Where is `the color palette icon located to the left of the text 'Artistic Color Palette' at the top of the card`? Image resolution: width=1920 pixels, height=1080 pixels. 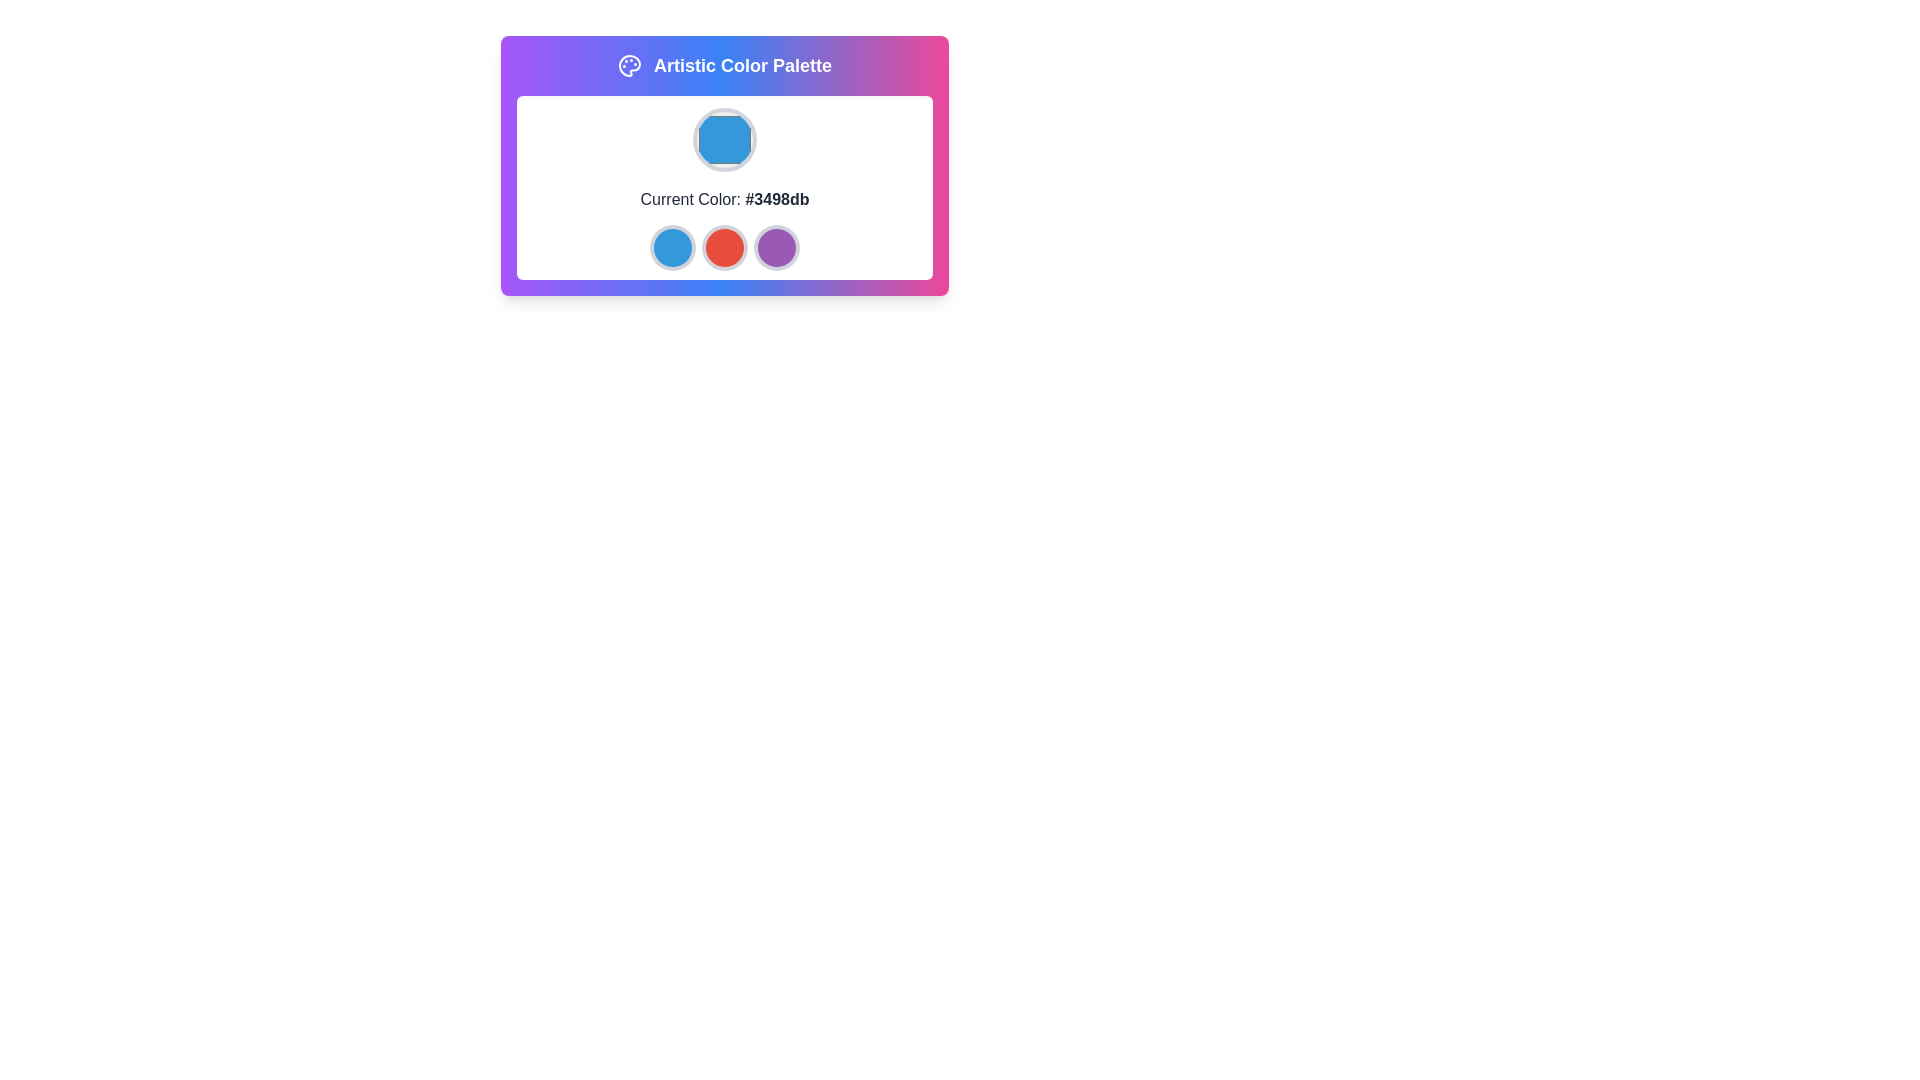 the color palette icon located to the left of the text 'Artistic Color Palette' at the top of the card is located at coordinates (628, 64).